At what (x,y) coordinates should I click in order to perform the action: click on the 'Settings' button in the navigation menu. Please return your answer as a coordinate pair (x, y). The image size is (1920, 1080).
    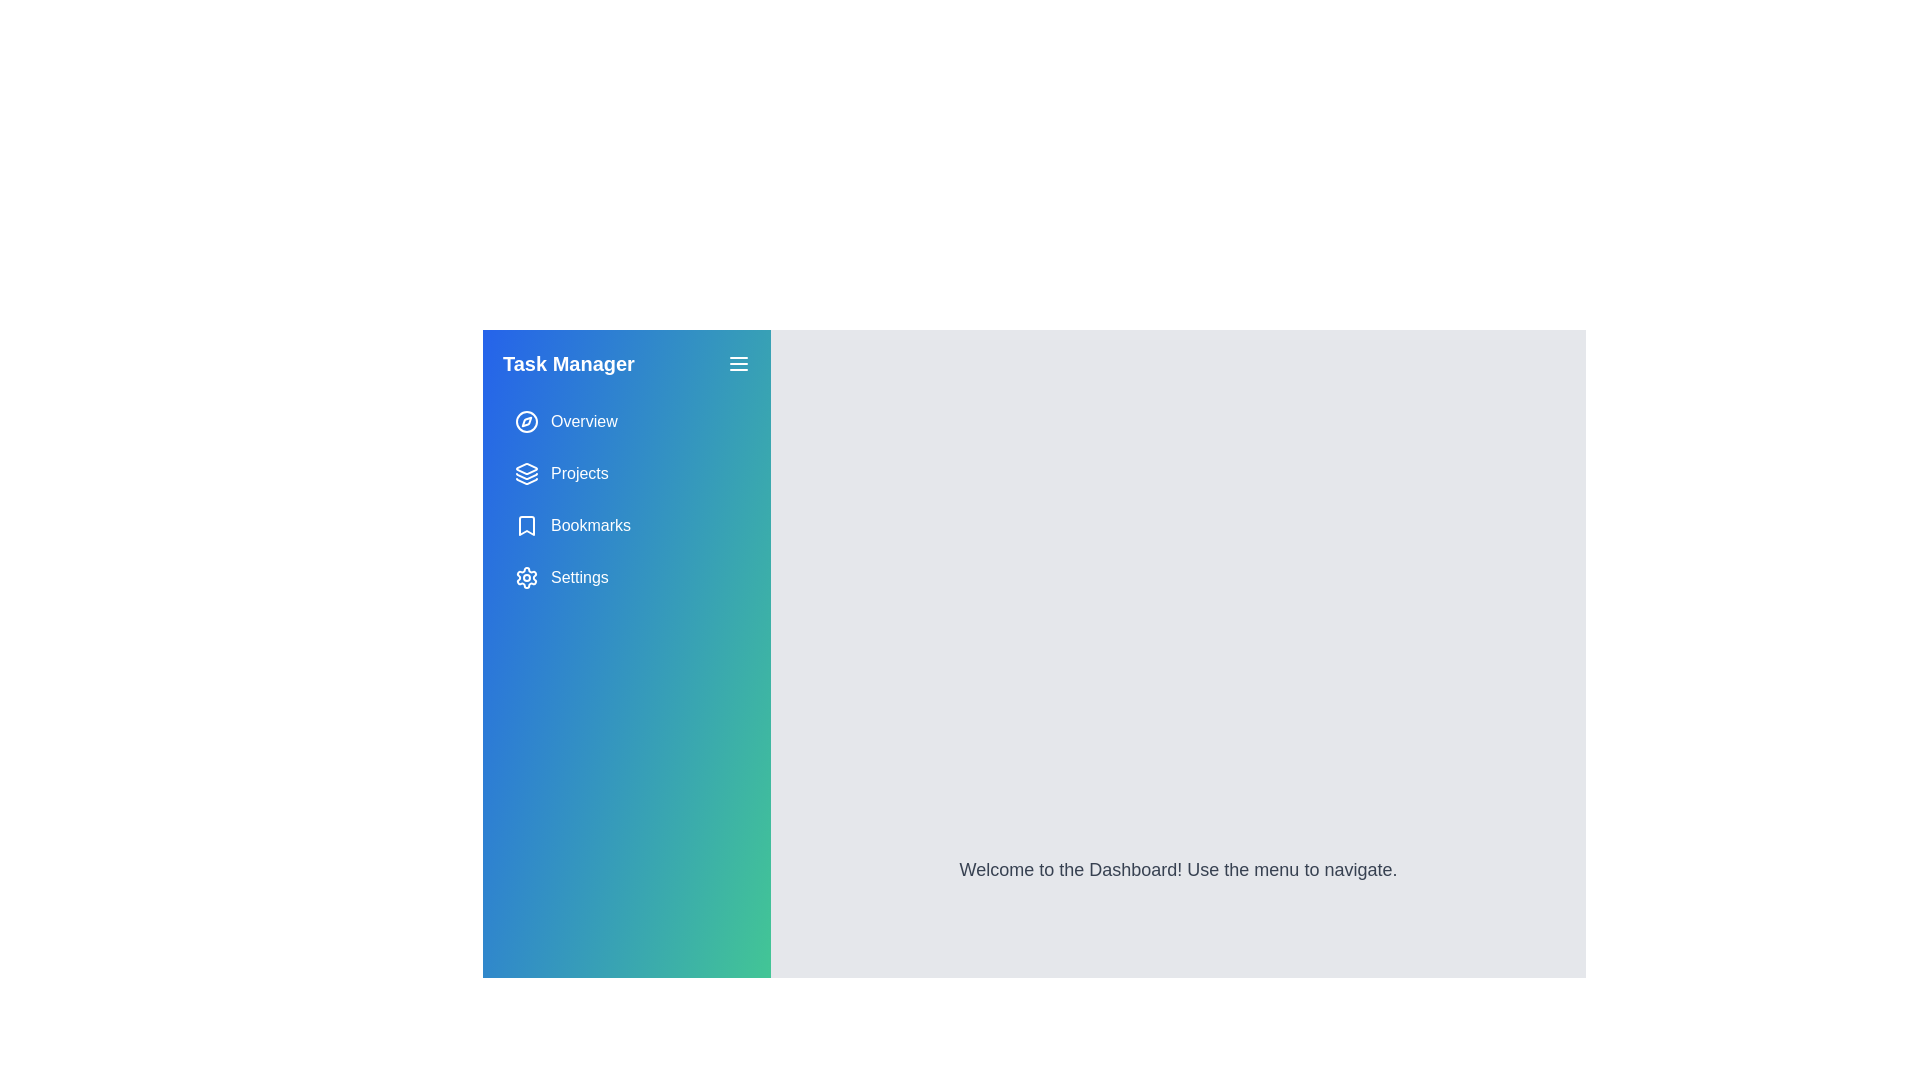
    Looking at the image, I should click on (626, 578).